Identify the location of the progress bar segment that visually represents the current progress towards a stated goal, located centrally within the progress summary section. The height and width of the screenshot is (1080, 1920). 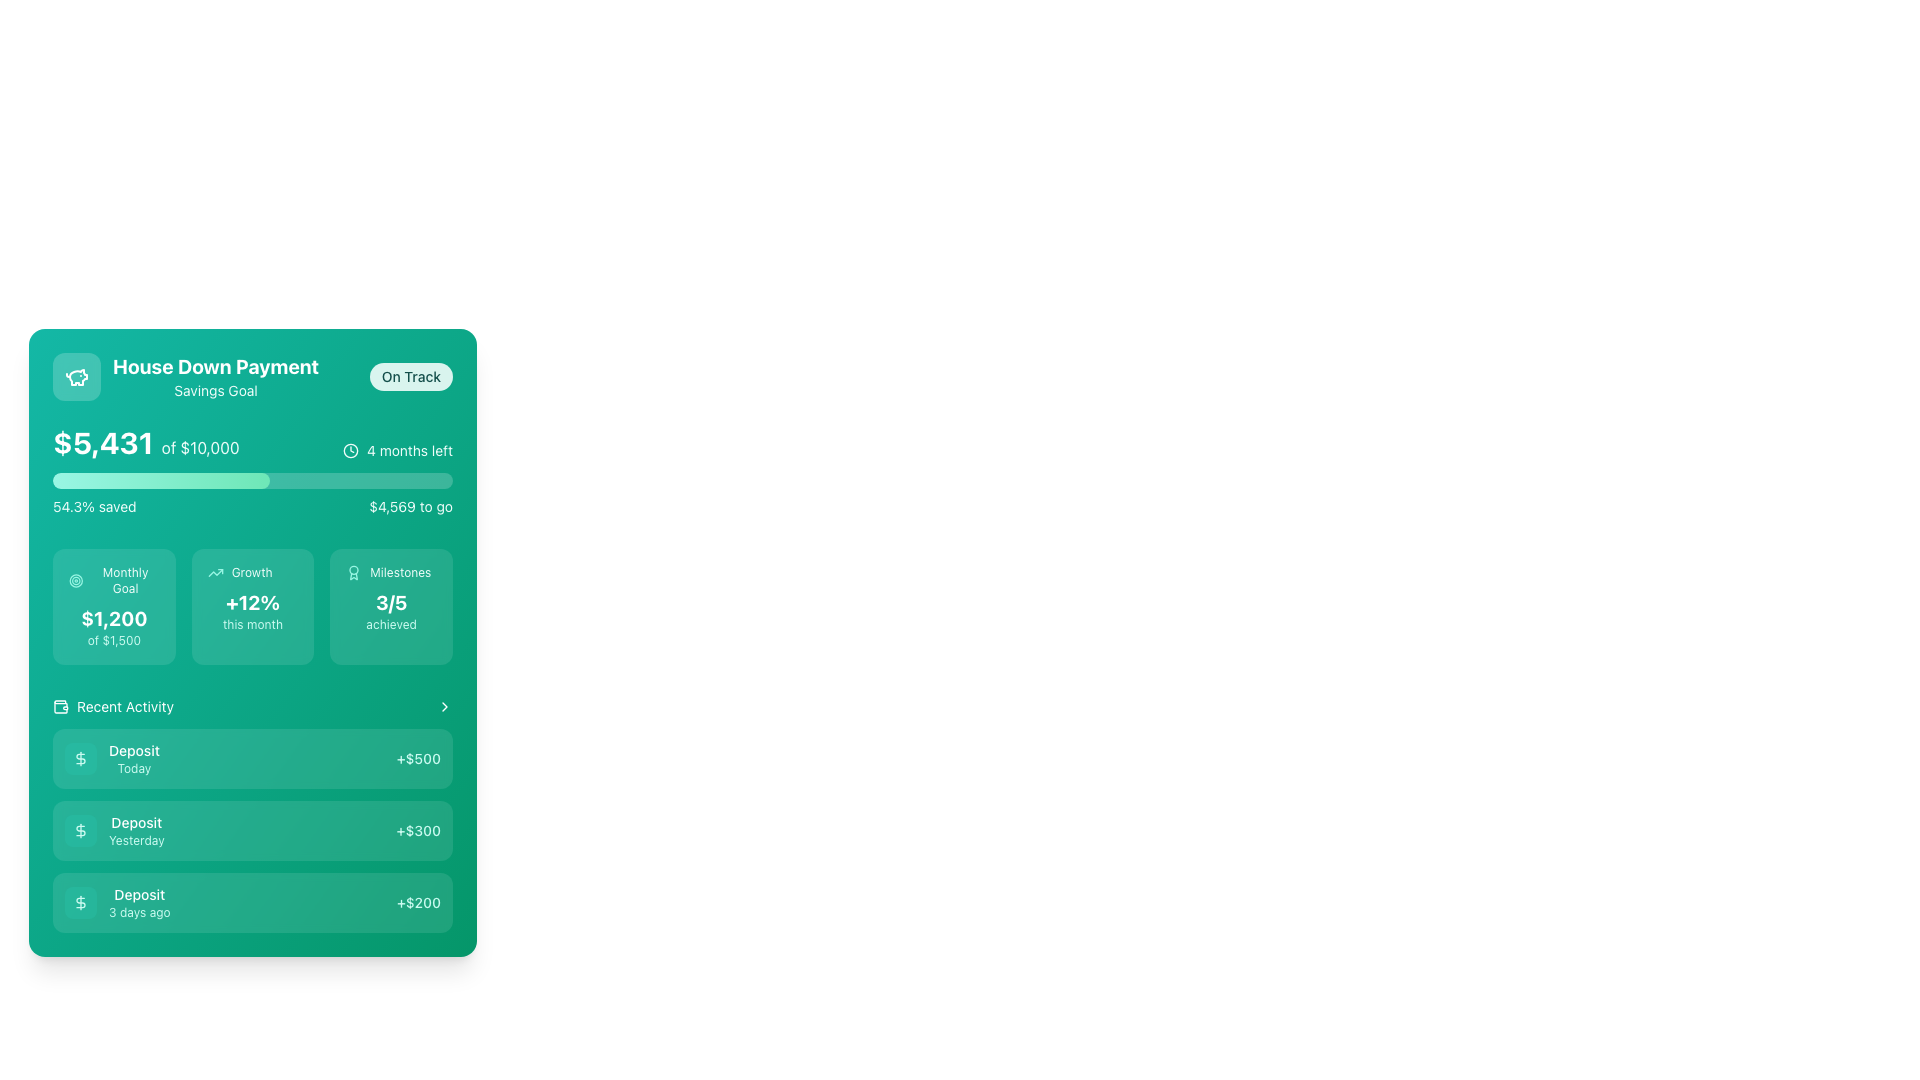
(161, 481).